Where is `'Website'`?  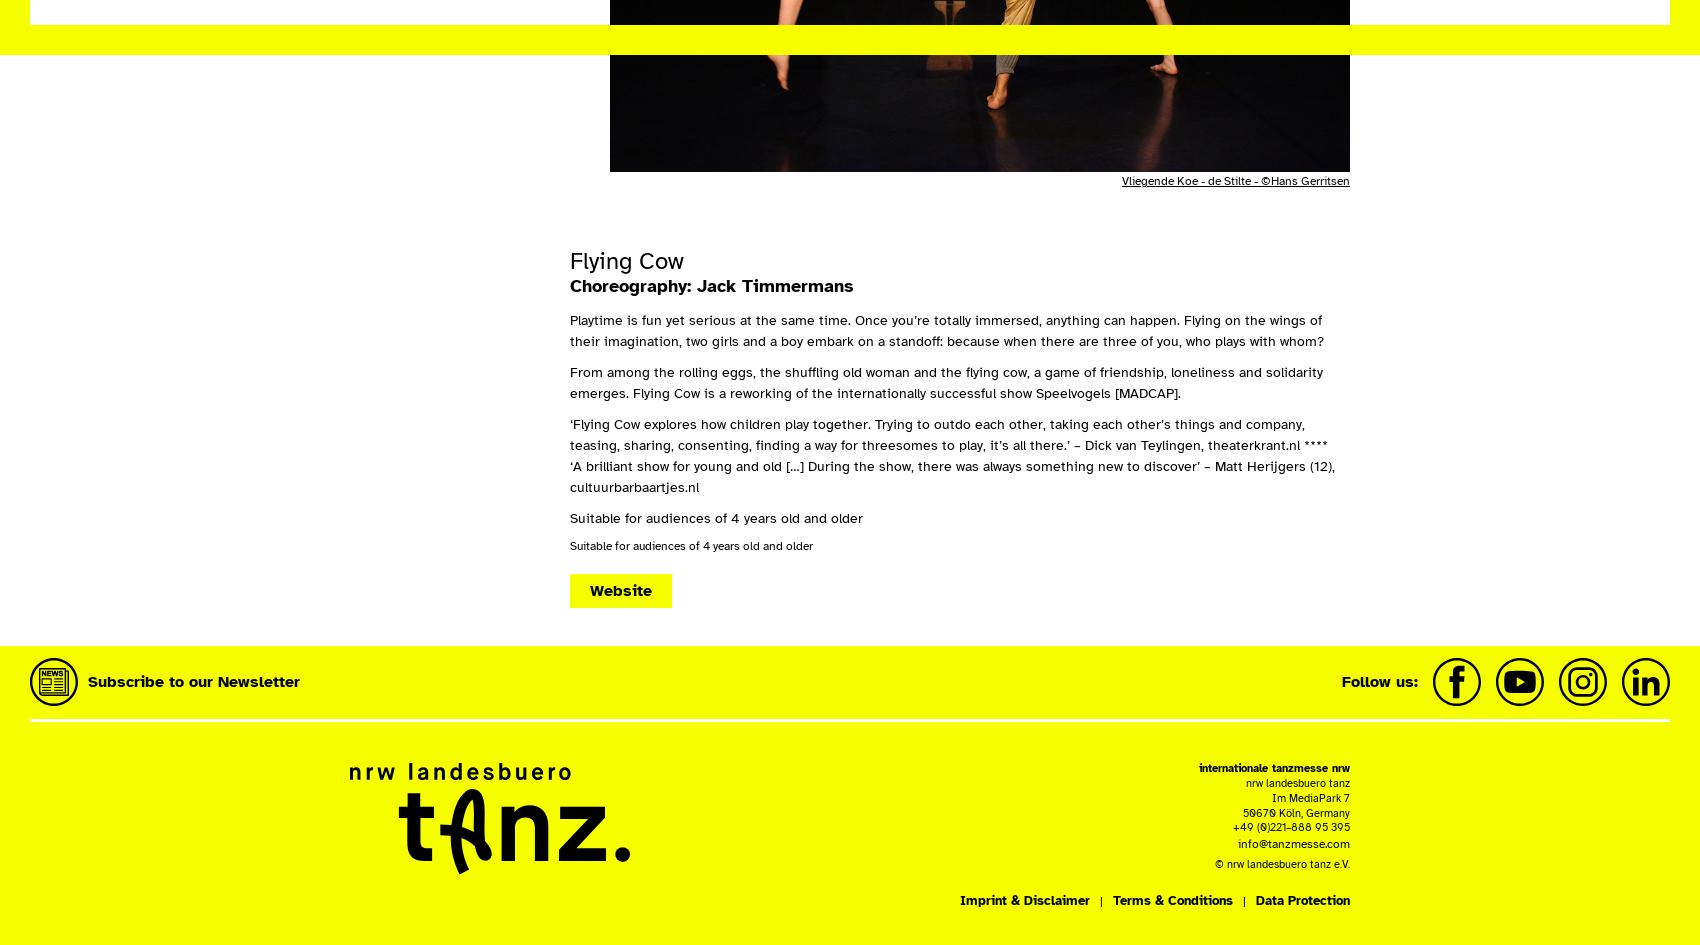 'Website' is located at coordinates (620, 591).